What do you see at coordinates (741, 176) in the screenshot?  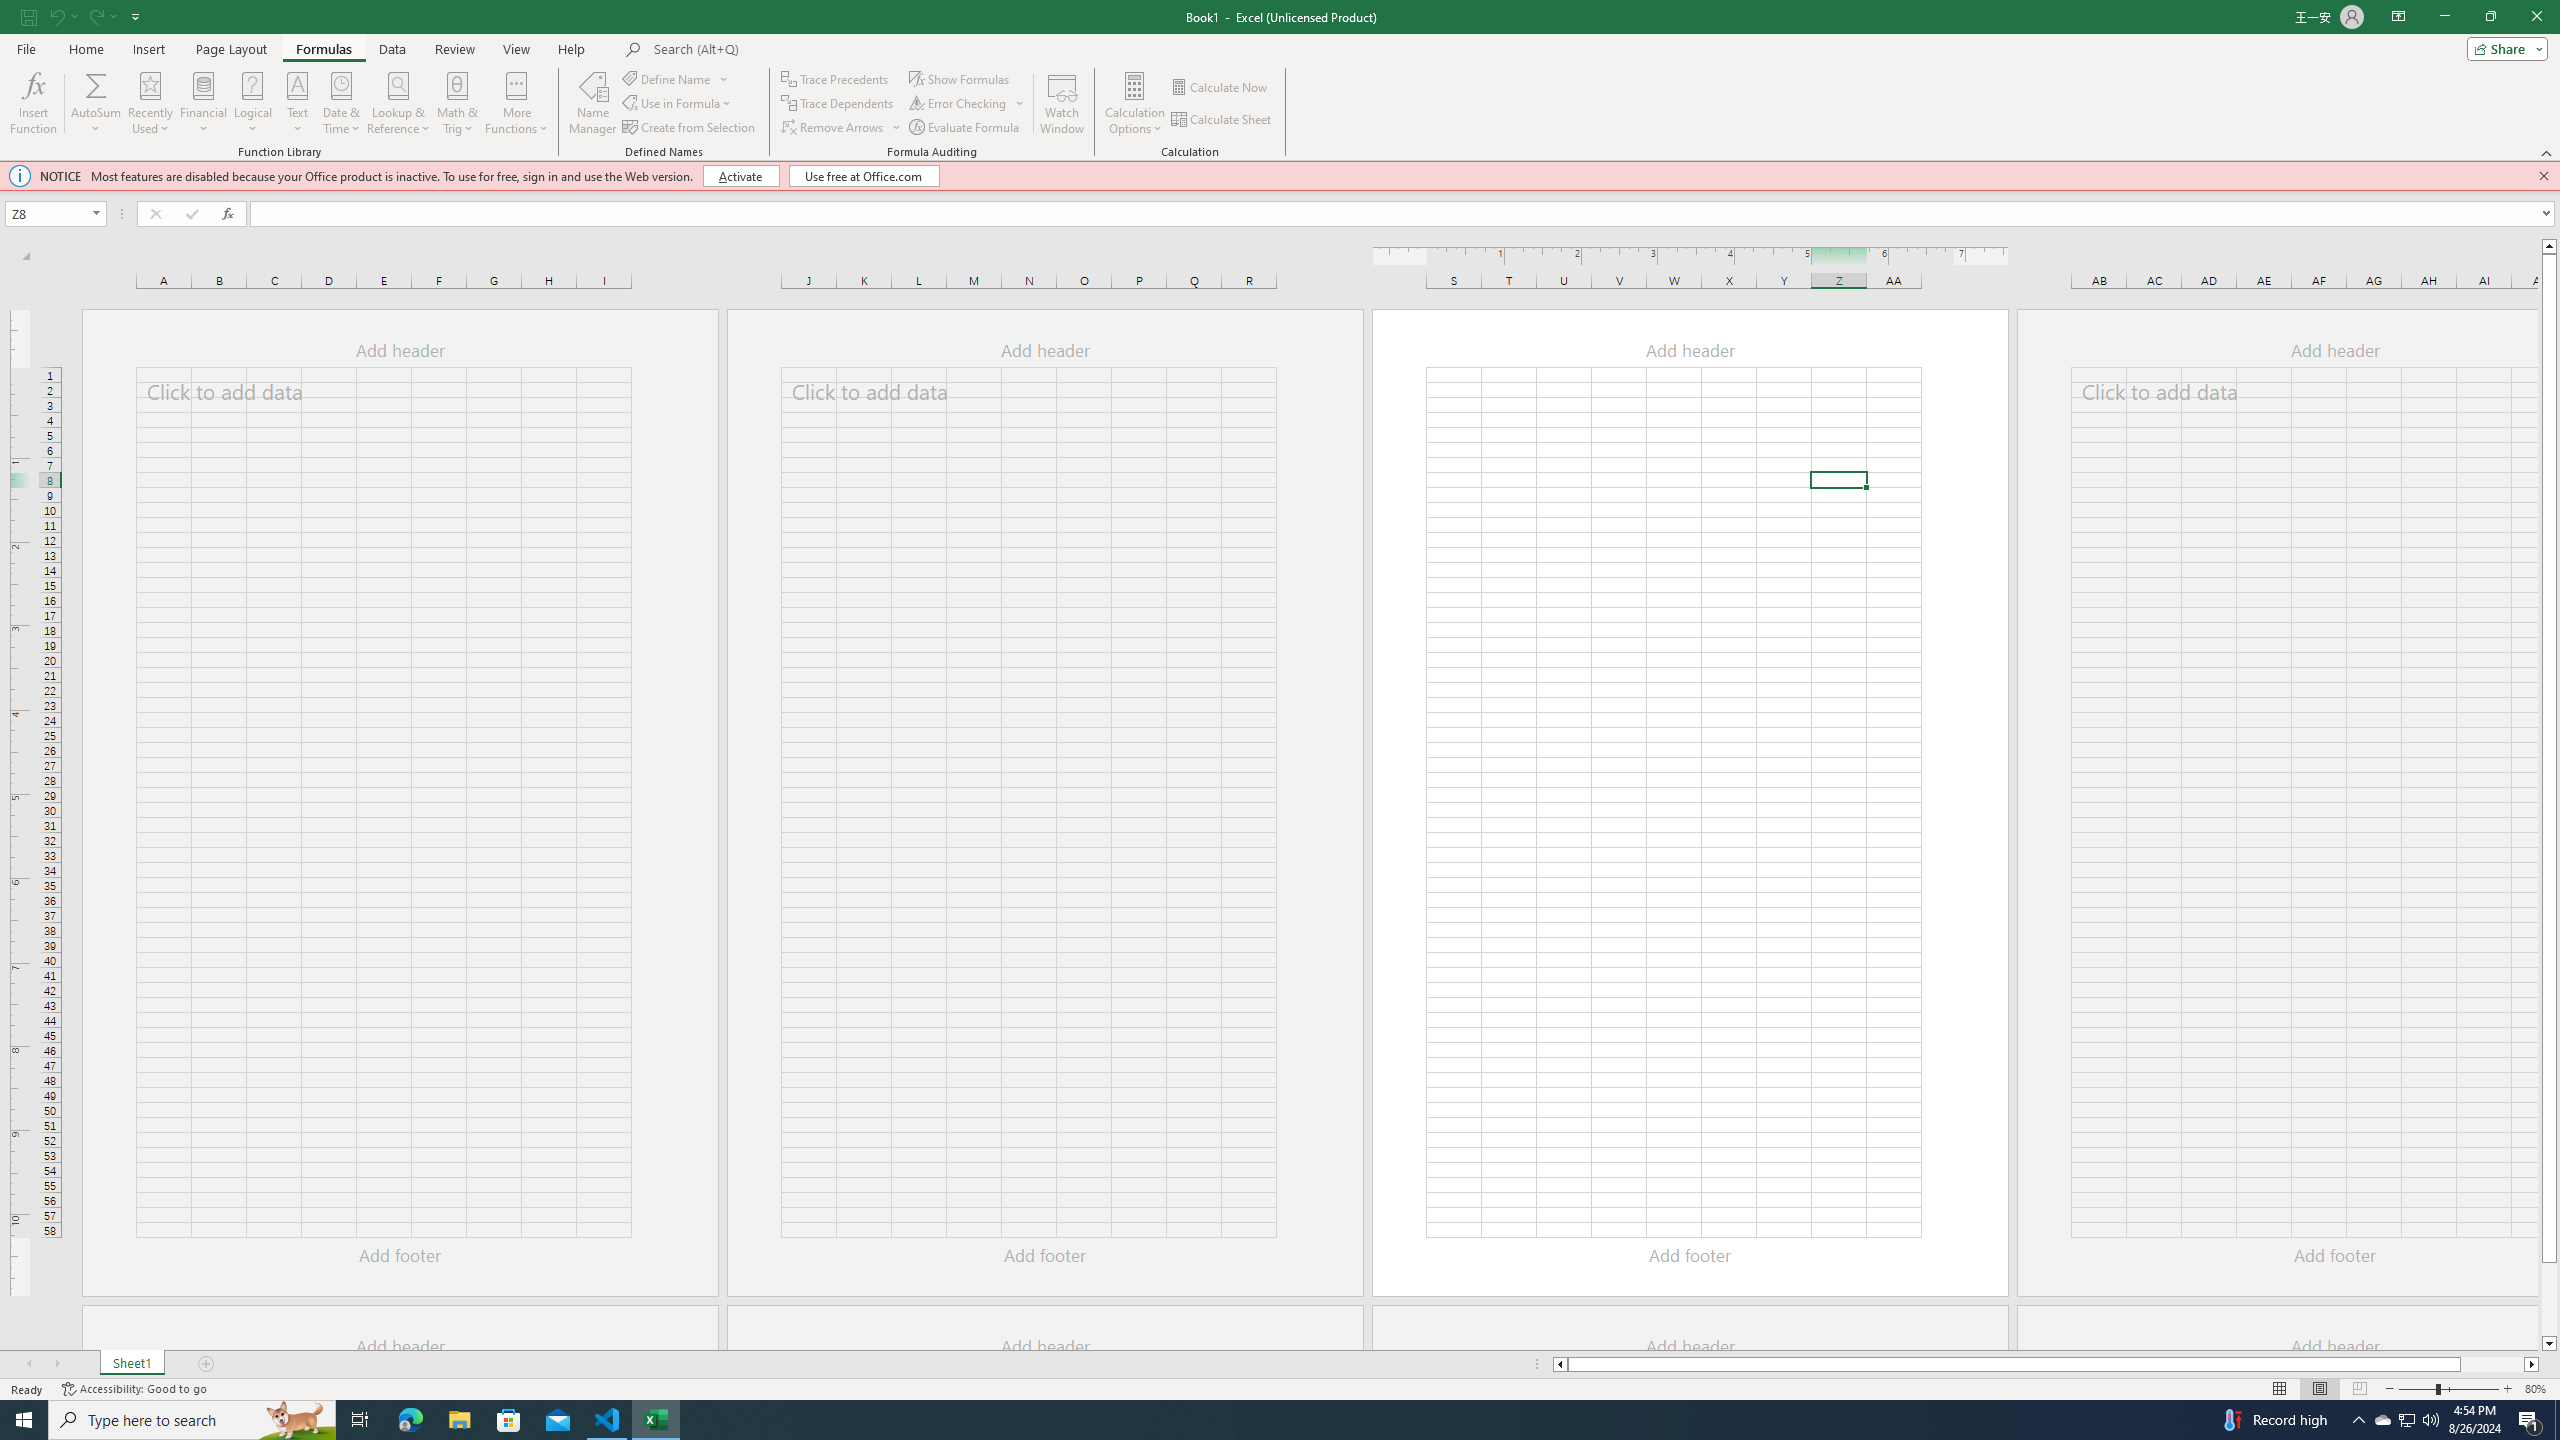 I see `'Activate'` at bounding box center [741, 176].